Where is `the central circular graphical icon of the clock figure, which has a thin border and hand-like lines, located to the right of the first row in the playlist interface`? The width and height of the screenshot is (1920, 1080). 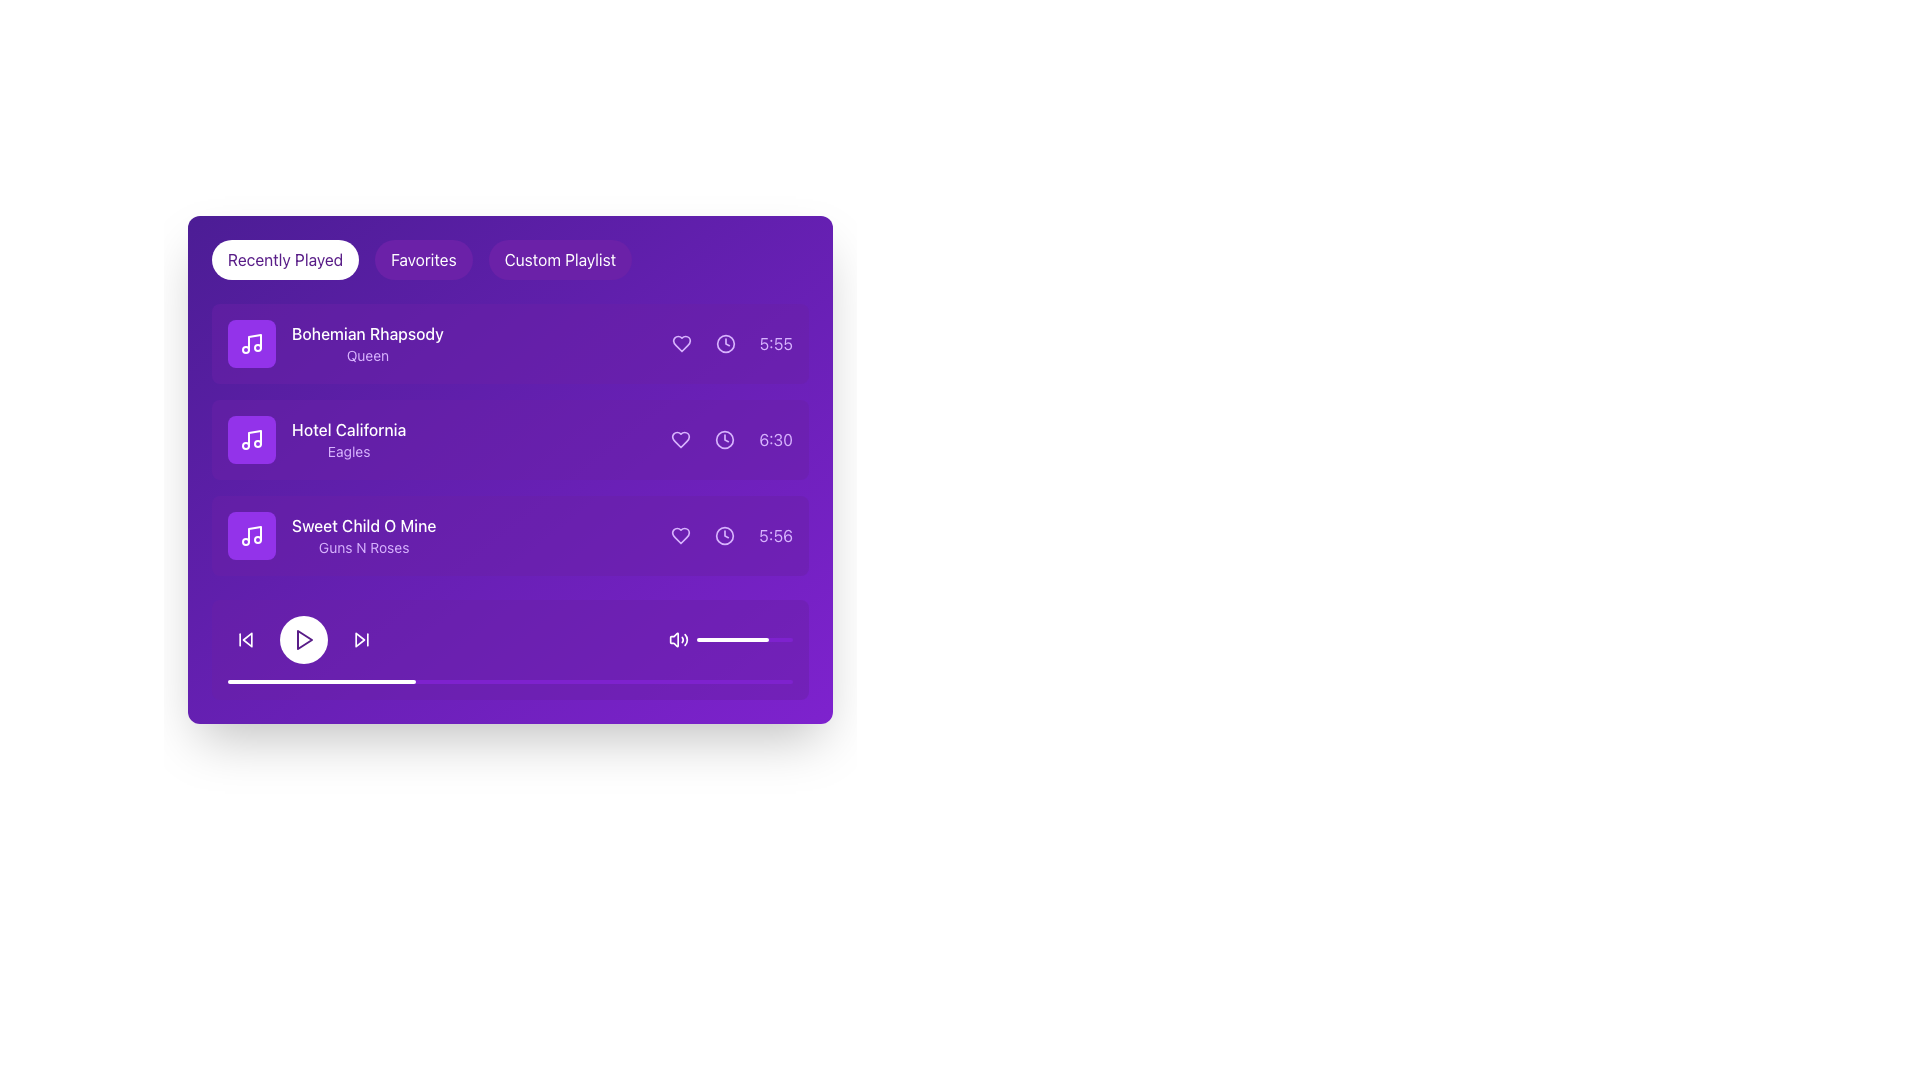
the central circular graphical icon of the clock figure, which has a thin border and hand-like lines, located to the right of the first row in the playlist interface is located at coordinates (724, 342).